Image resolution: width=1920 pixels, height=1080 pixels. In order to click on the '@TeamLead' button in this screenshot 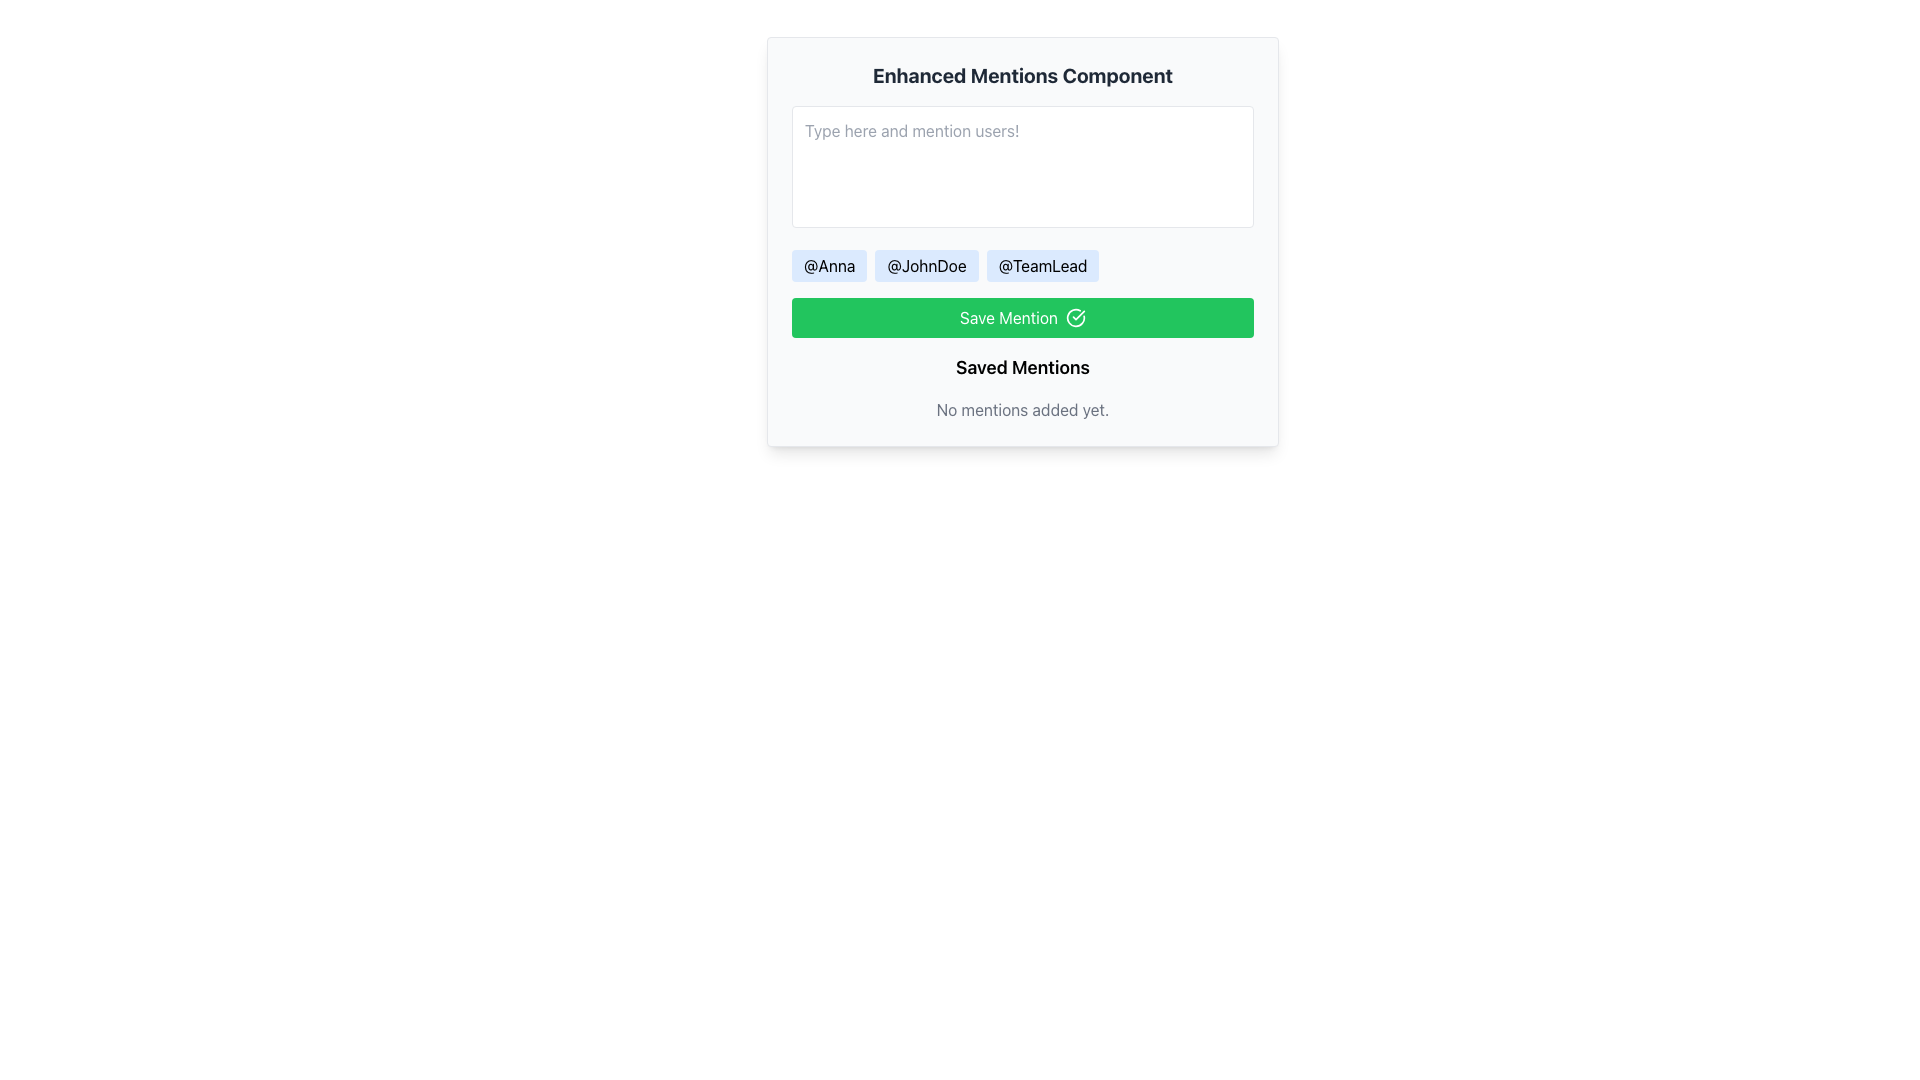, I will do `click(1042, 265)`.